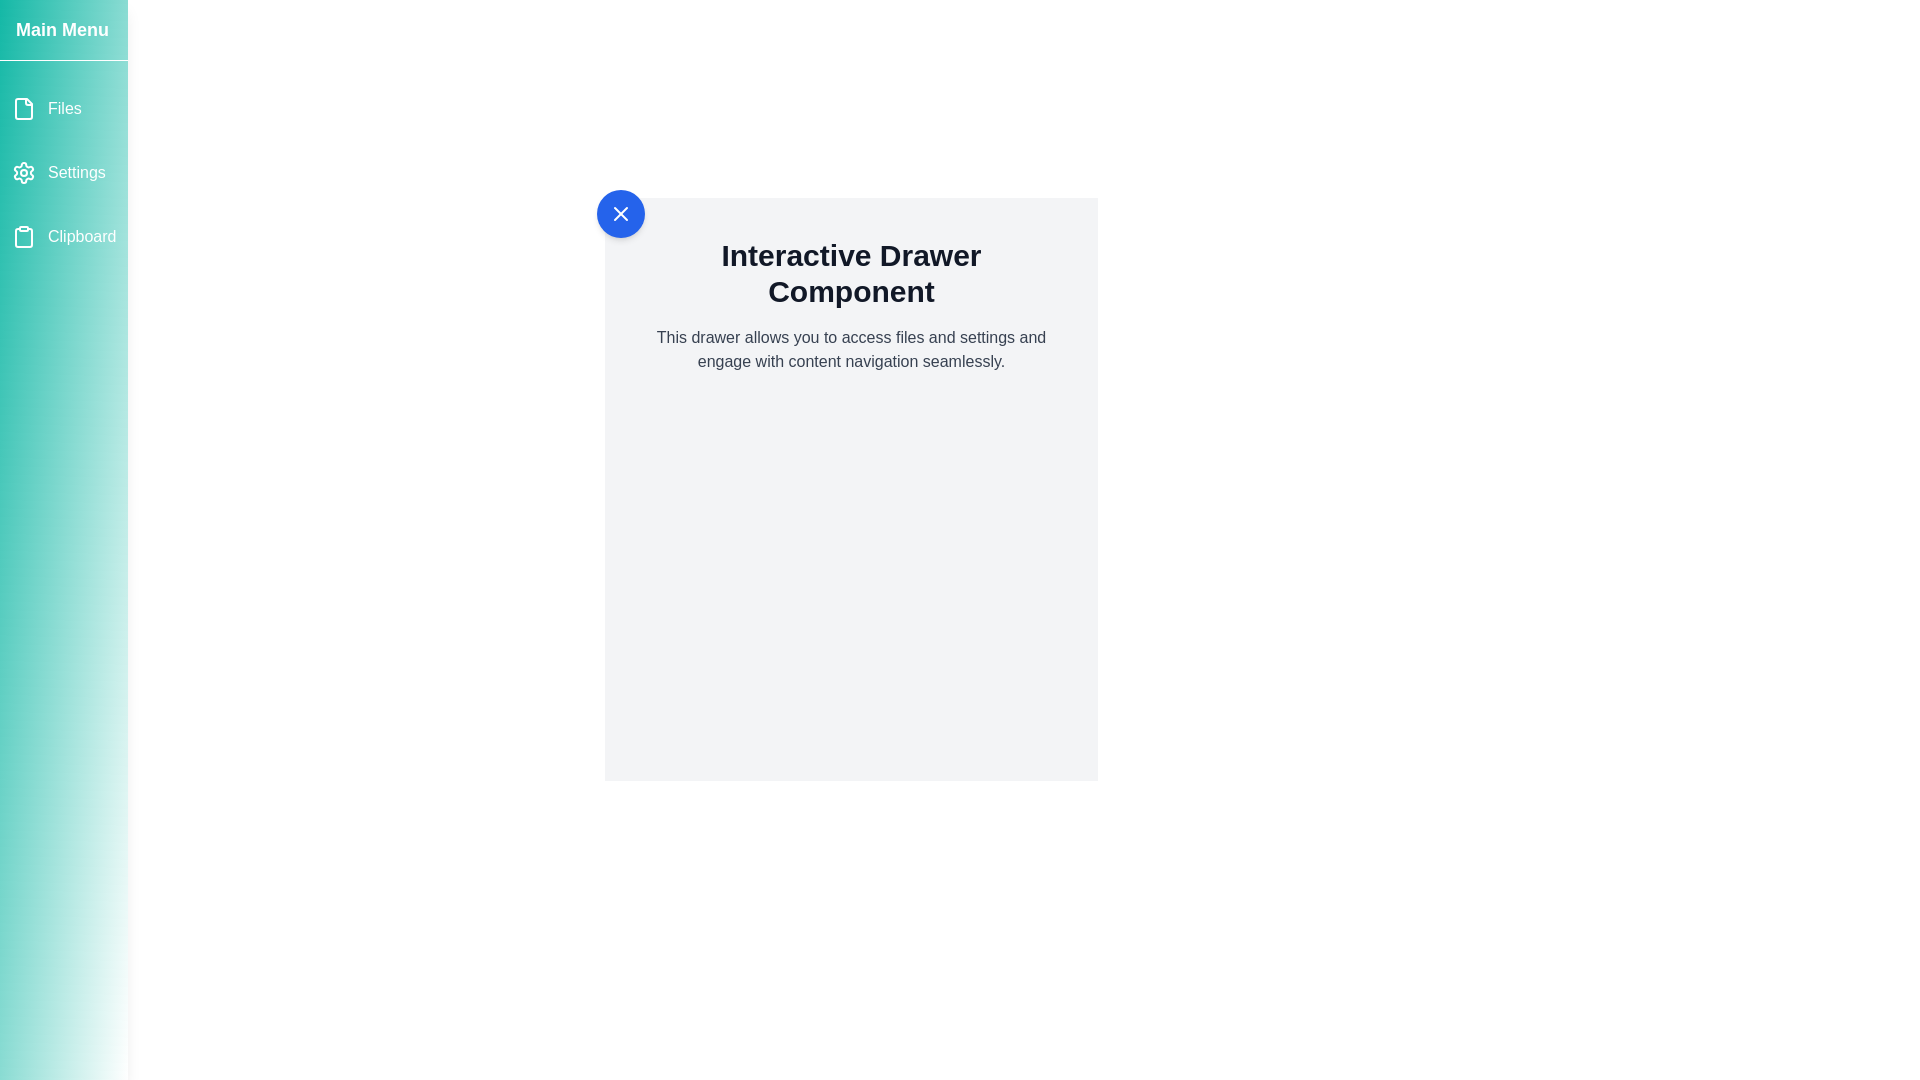  I want to click on the menu item Clipboard to observe the hover effect, so click(63, 235).